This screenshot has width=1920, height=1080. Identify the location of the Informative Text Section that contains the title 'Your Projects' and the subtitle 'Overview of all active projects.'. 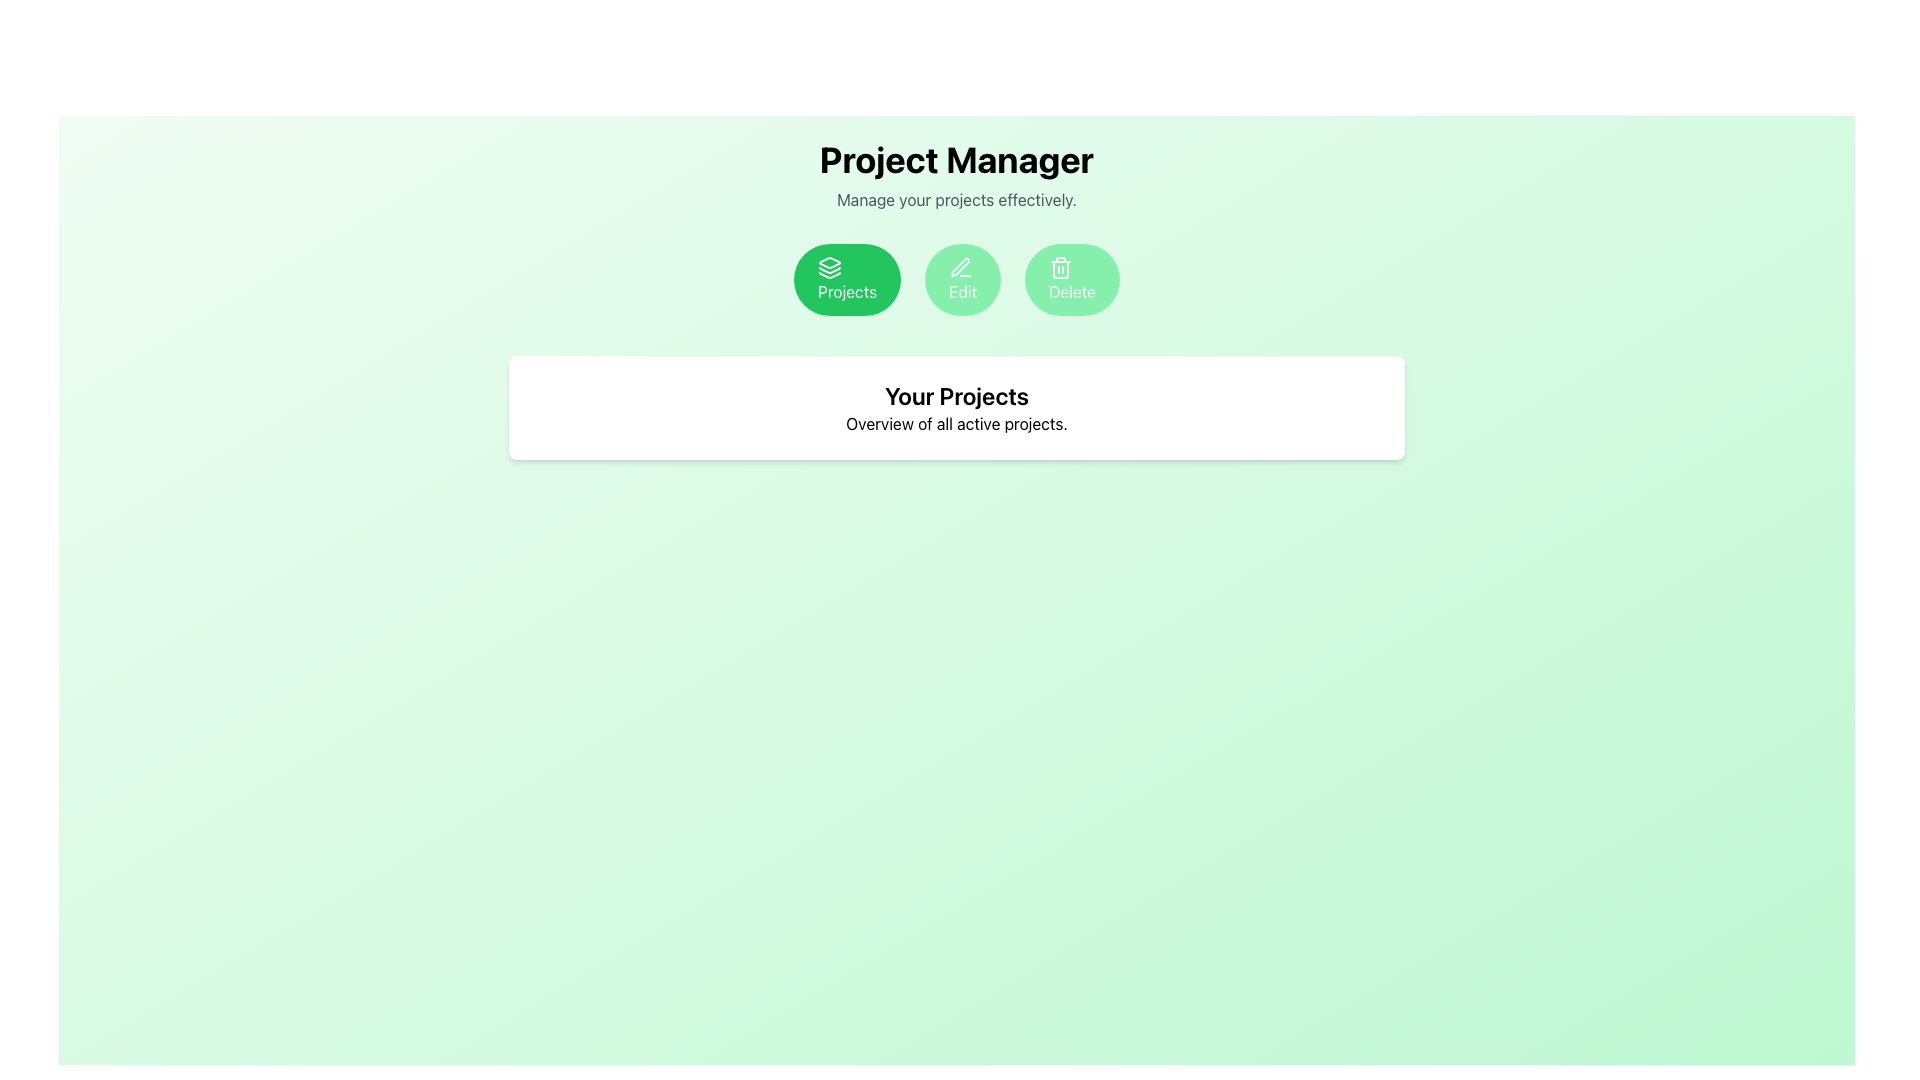
(955, 407).